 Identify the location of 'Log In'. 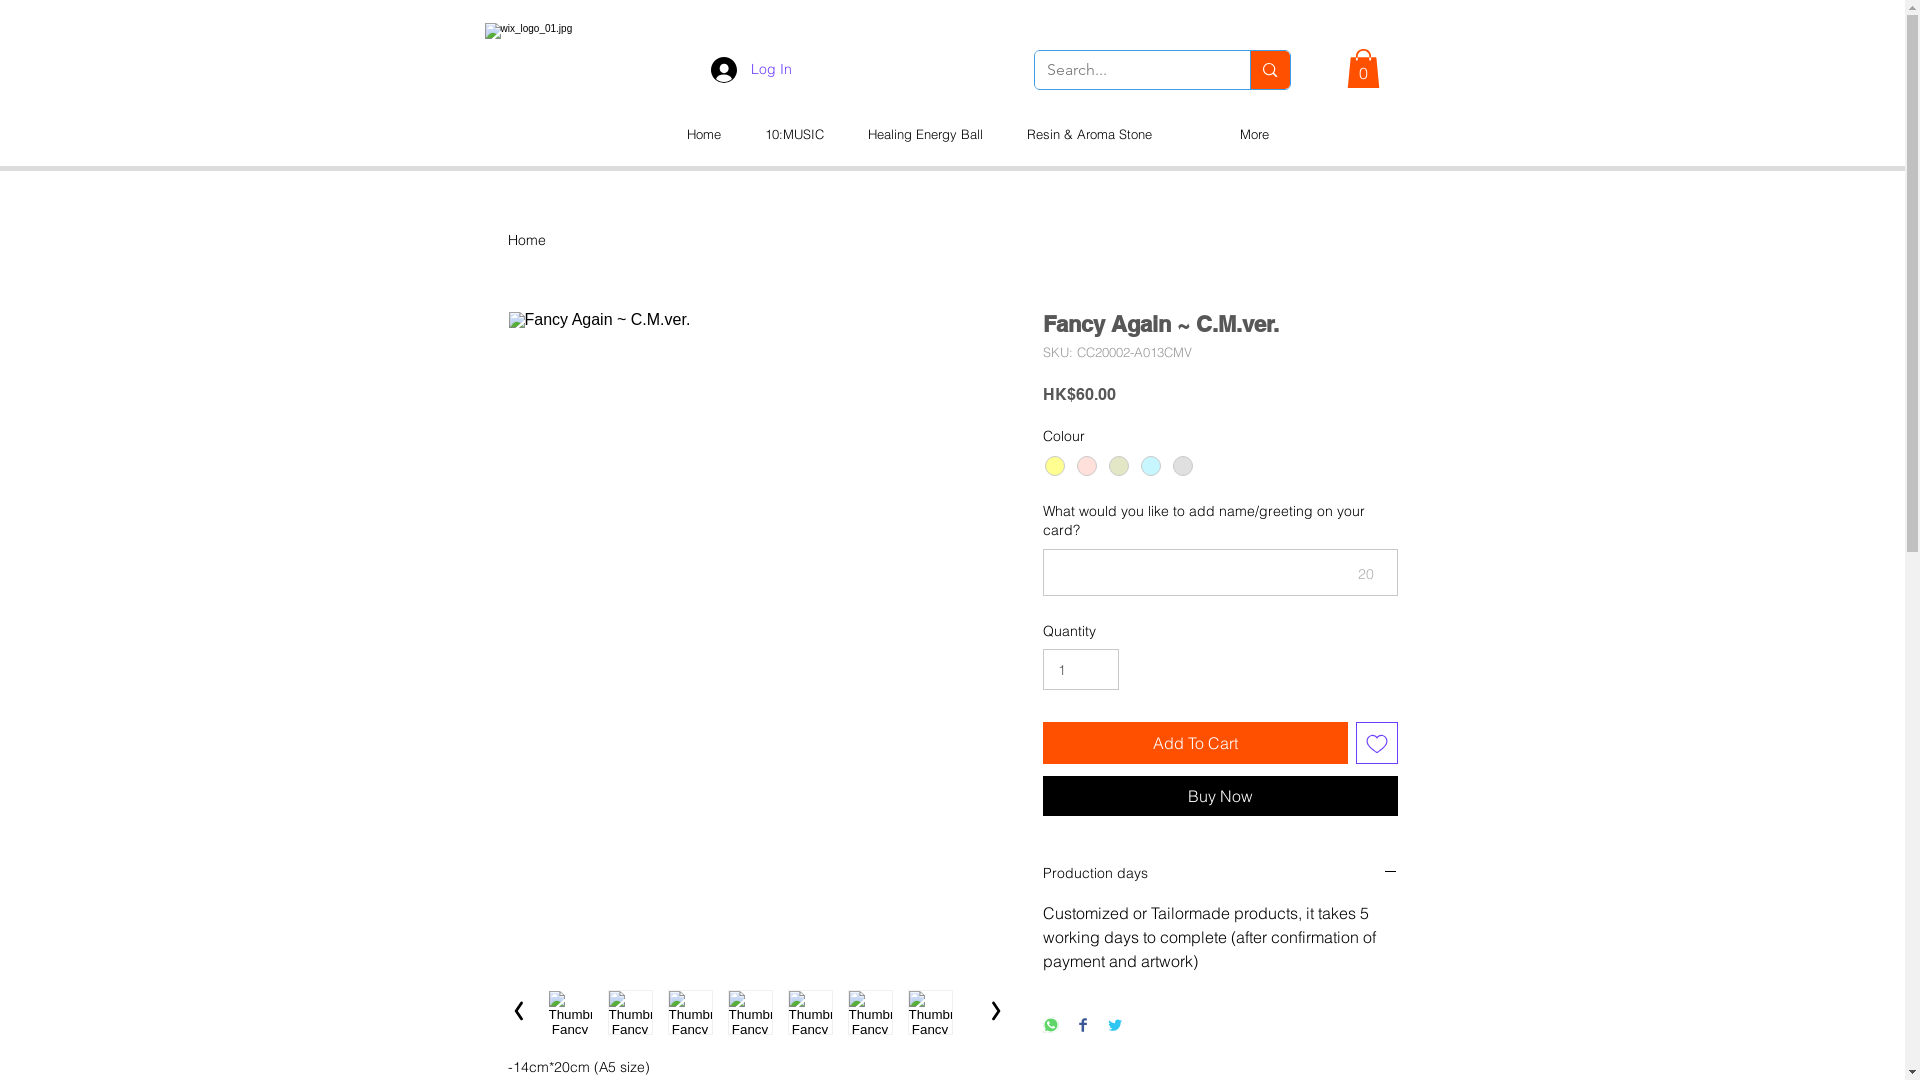
(749, 68).